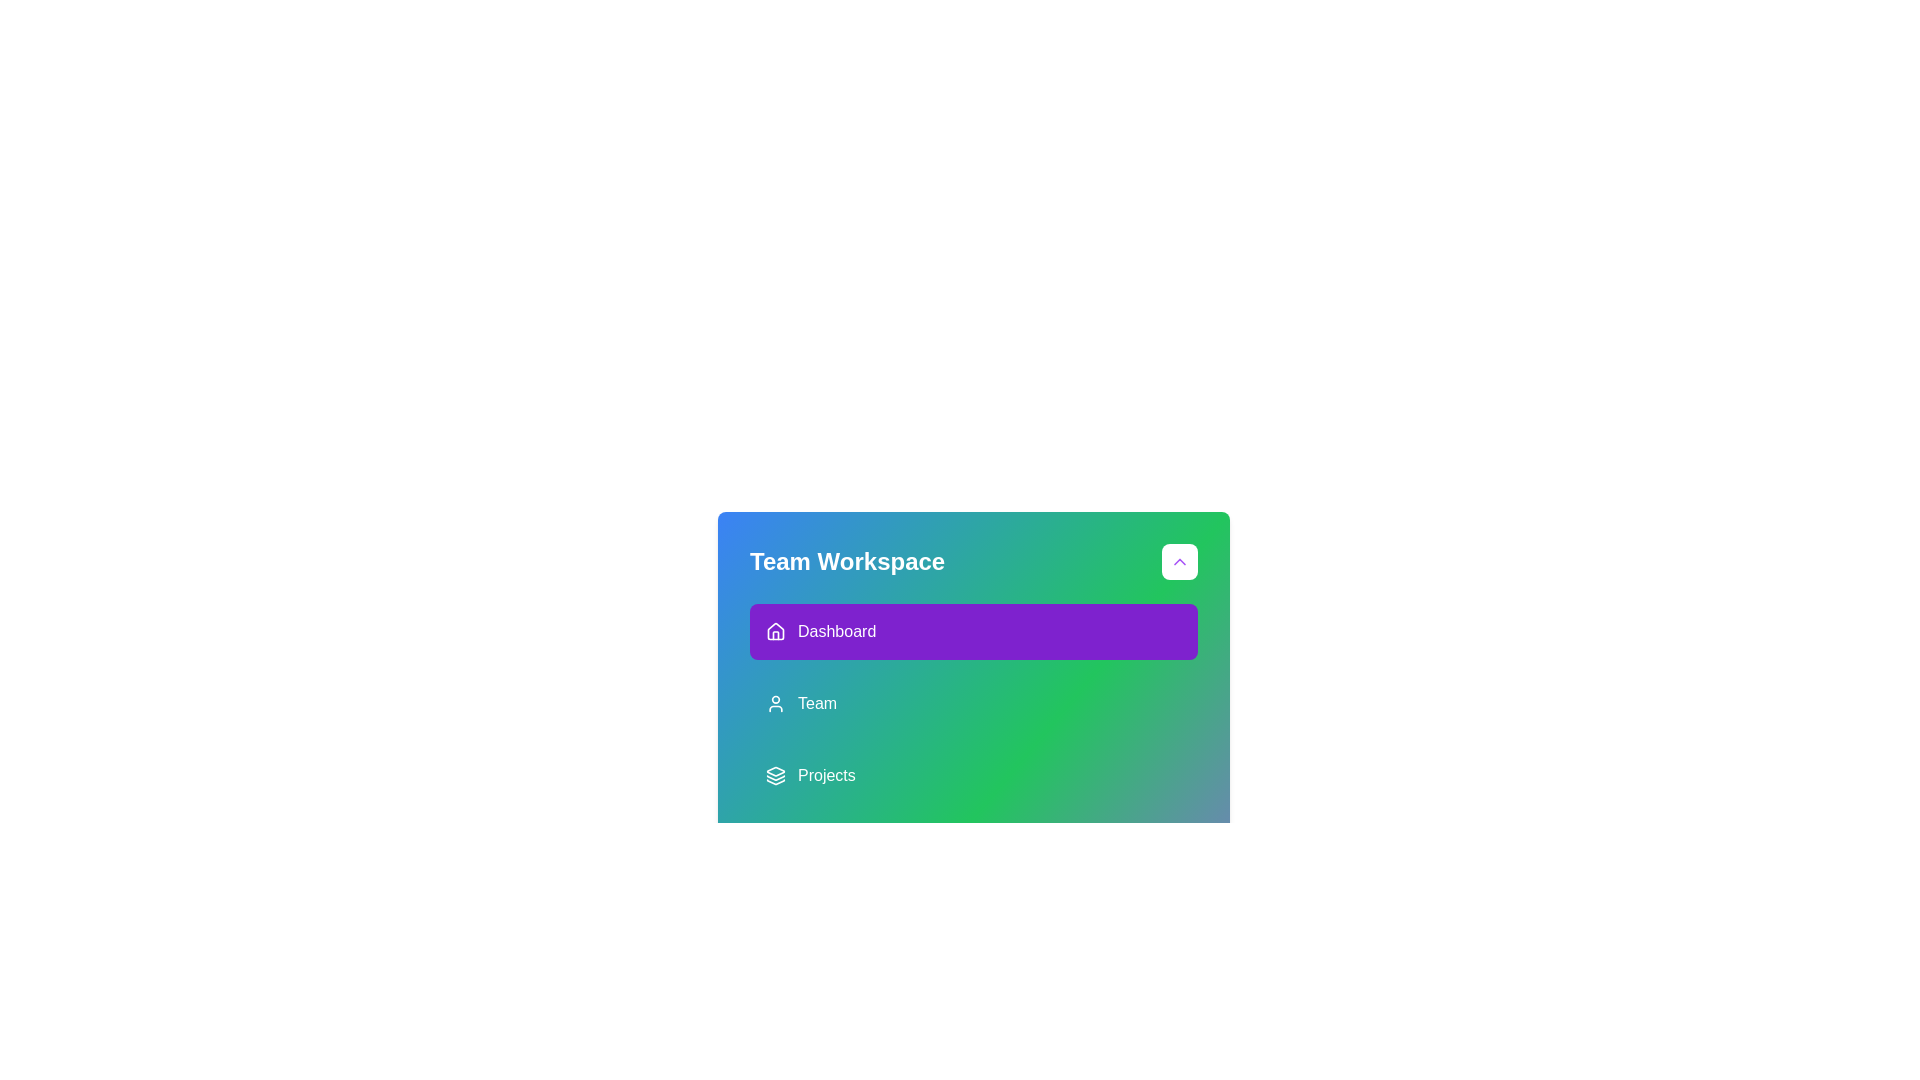  What do you see at coordinates (775, 703) in the screenshot?
I see `the user silhouette icon located to the left of the text 'Team' in the second row of items in the workspace panel` at bounding box center [775, 703].